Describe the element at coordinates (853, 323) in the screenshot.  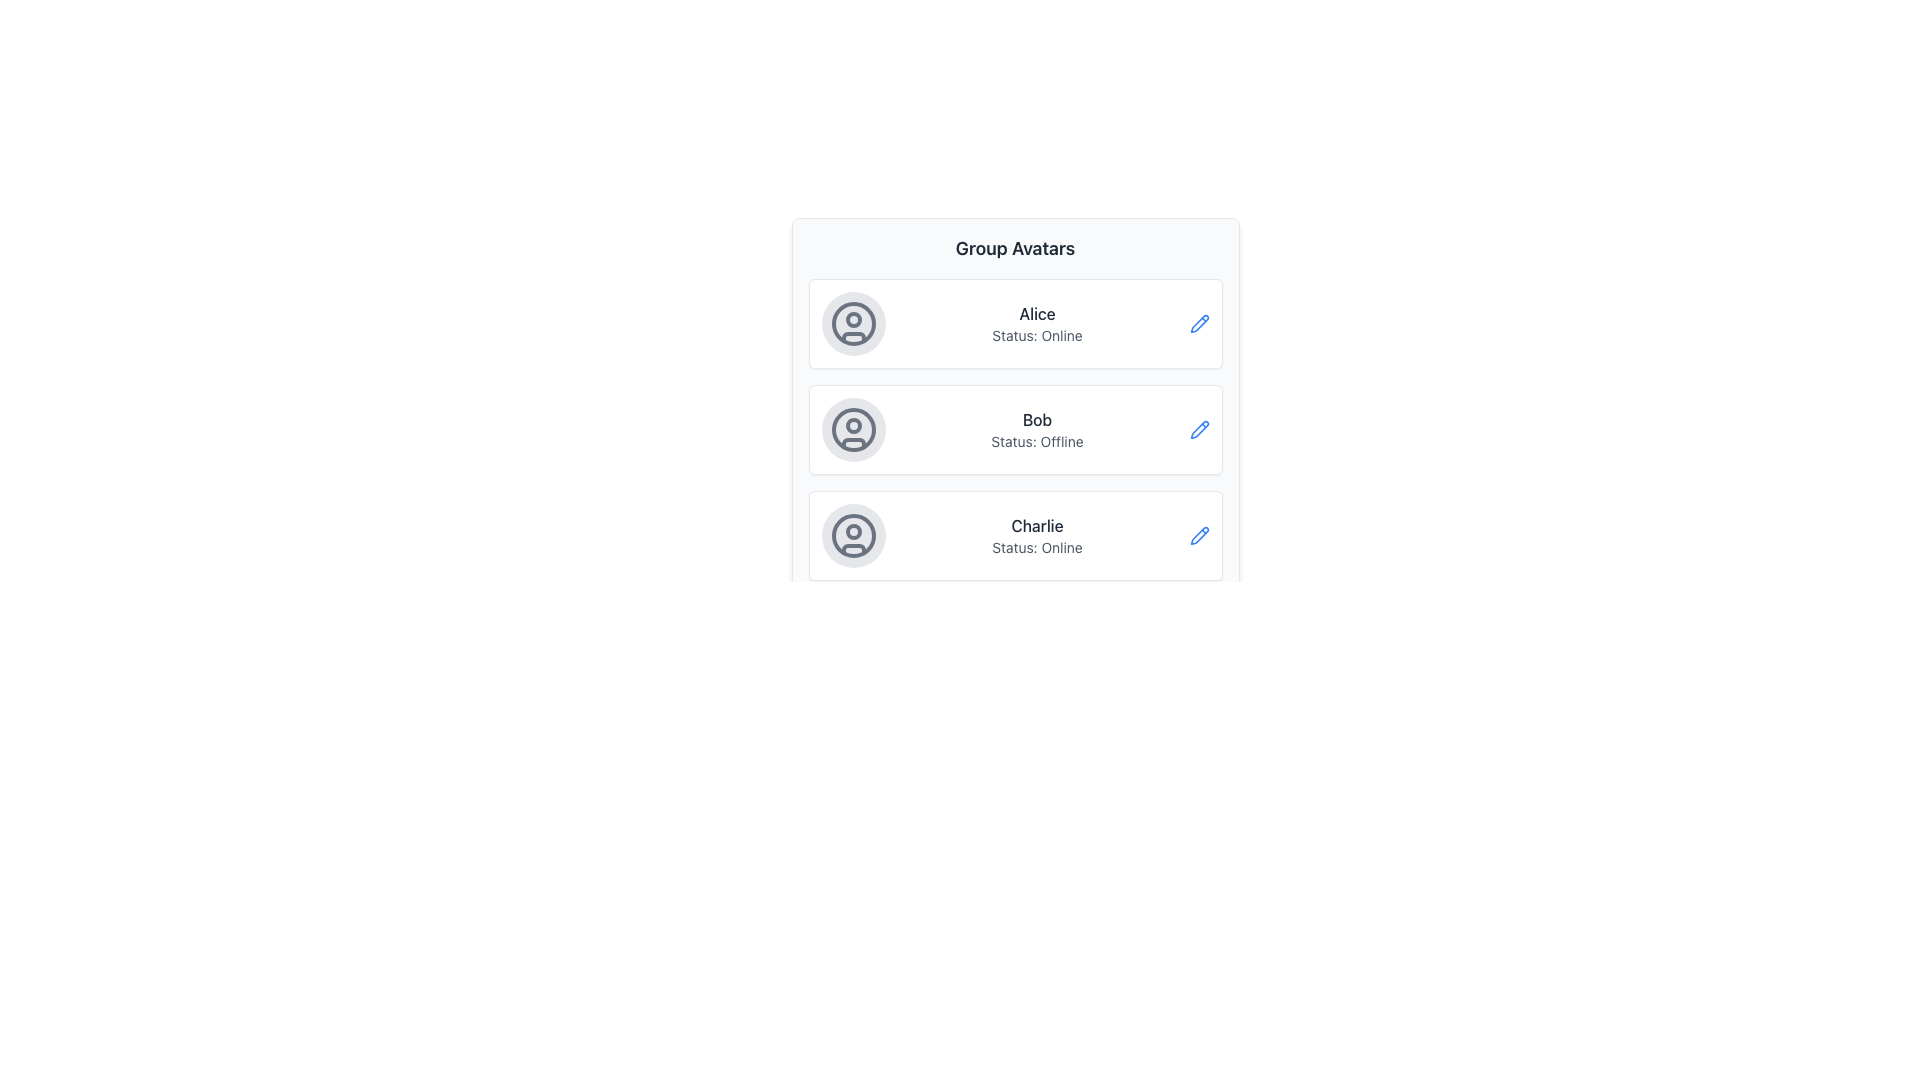
I see `the decorative Circle graphic of the user avatar icon for Alice in the Group Avatars list` at that location.